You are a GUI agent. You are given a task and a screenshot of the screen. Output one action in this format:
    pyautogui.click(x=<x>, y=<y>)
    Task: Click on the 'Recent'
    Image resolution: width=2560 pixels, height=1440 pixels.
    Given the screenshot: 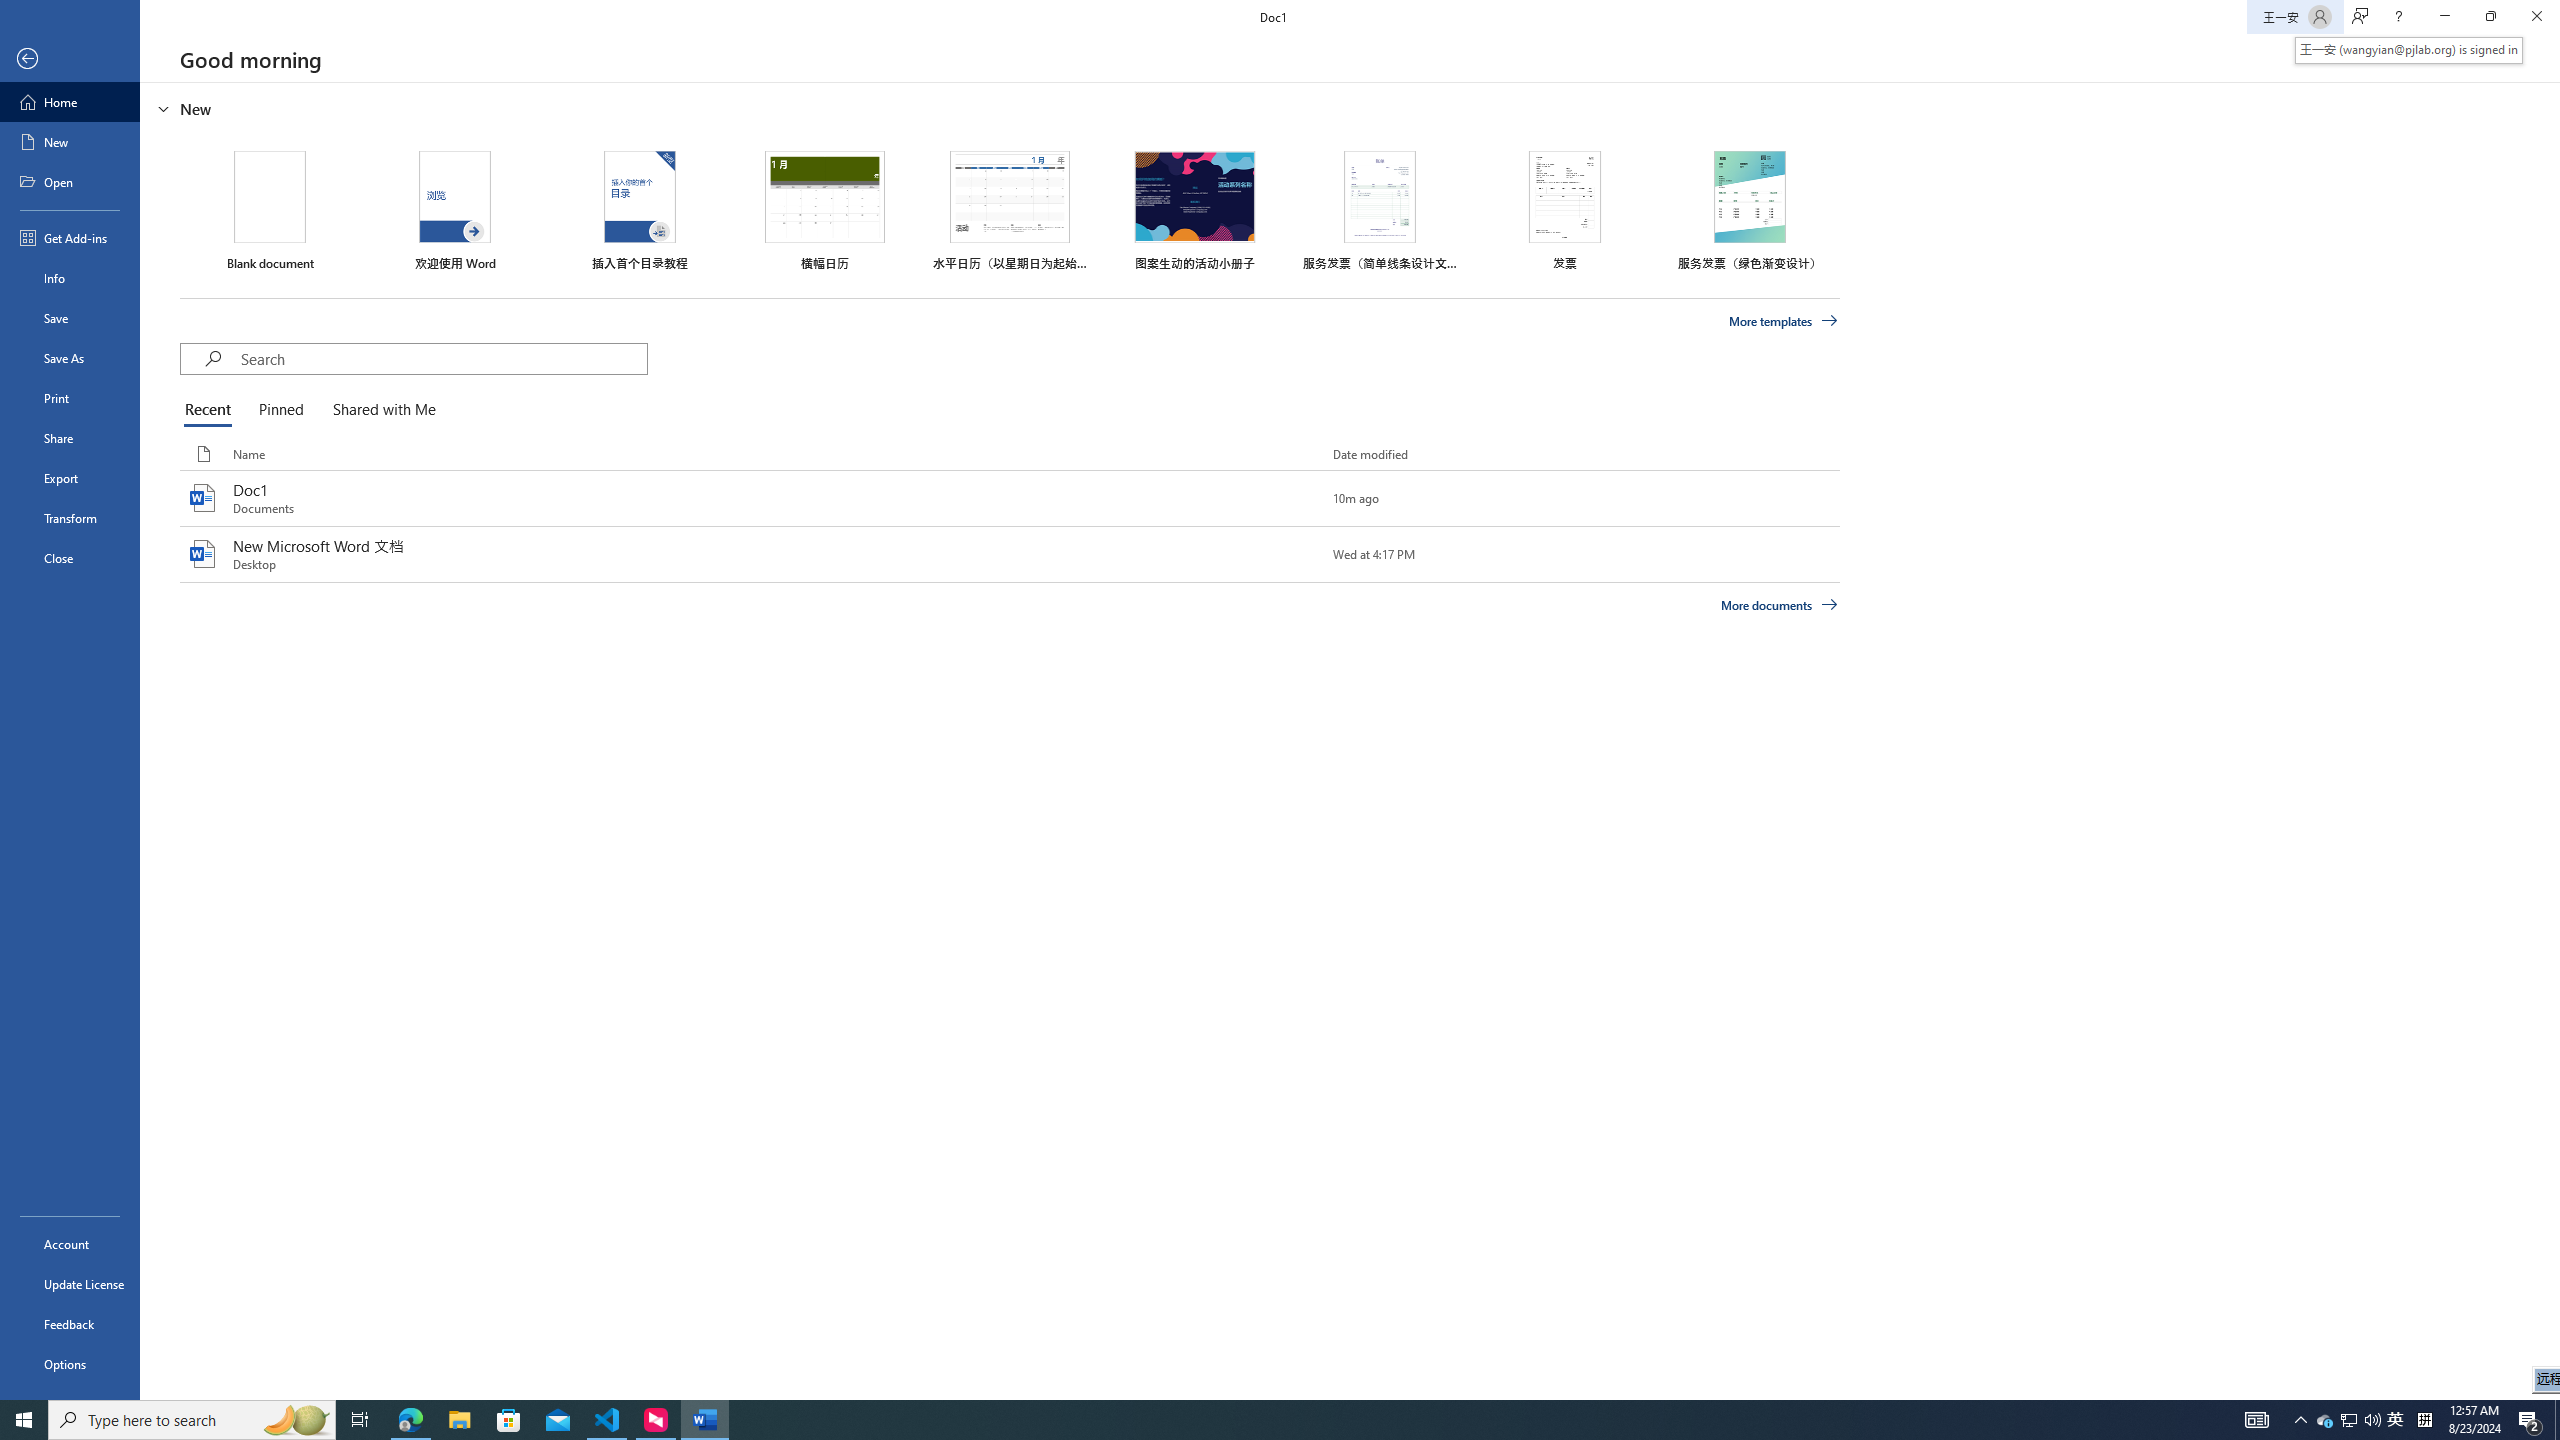 What is the action you would take?
    pyautogui.click(x=211, y=410)
    